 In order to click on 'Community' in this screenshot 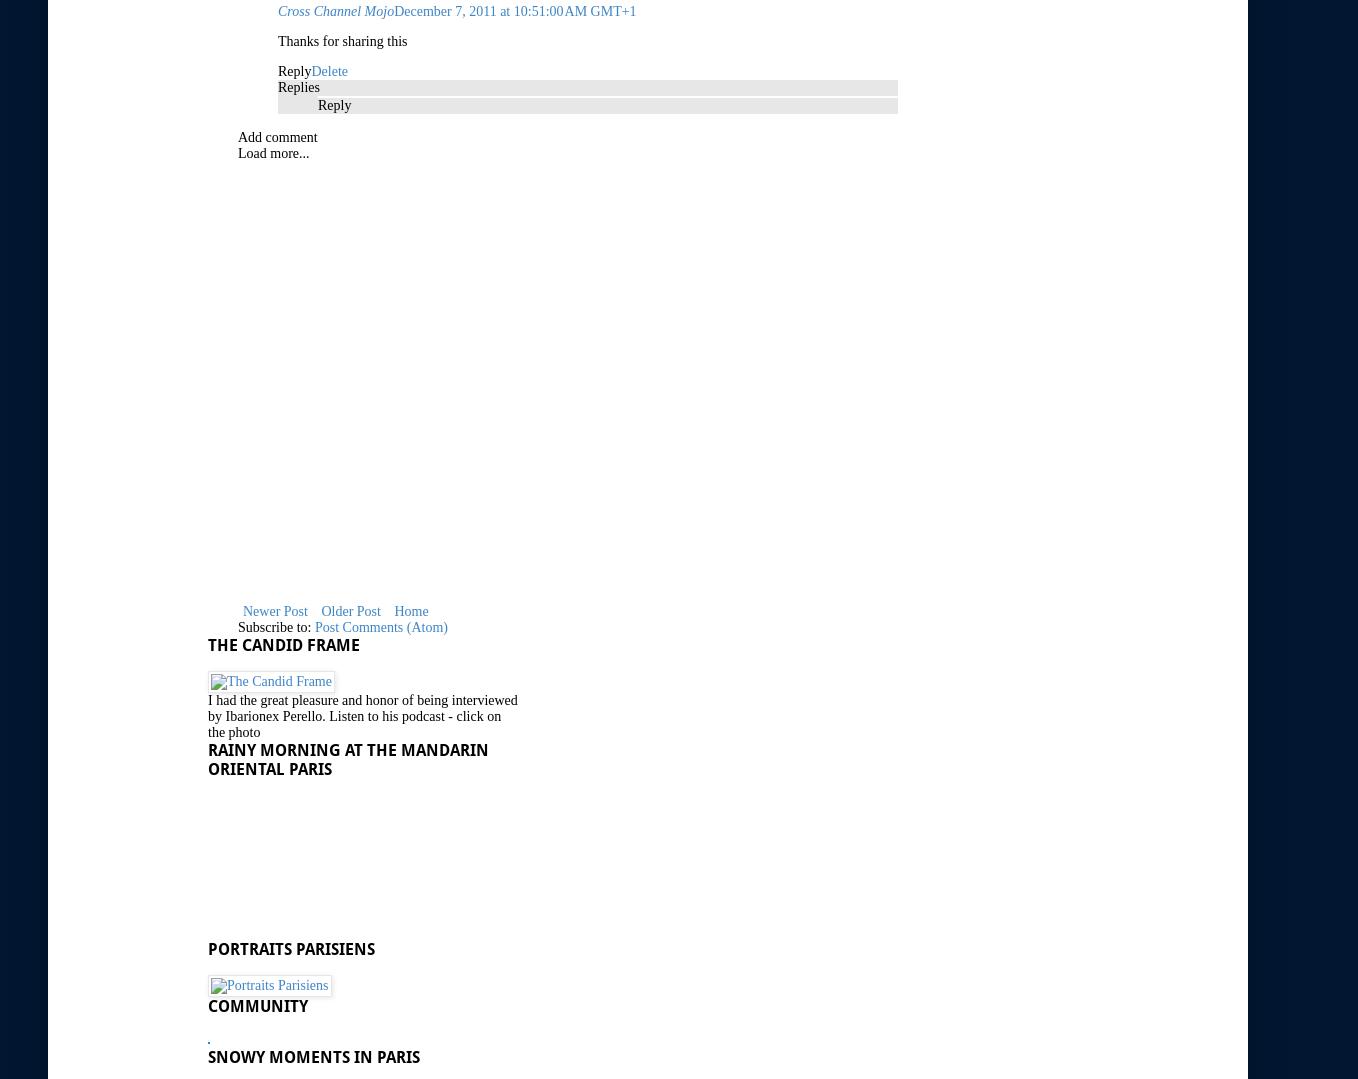, I will do `click(258, 1005)`.